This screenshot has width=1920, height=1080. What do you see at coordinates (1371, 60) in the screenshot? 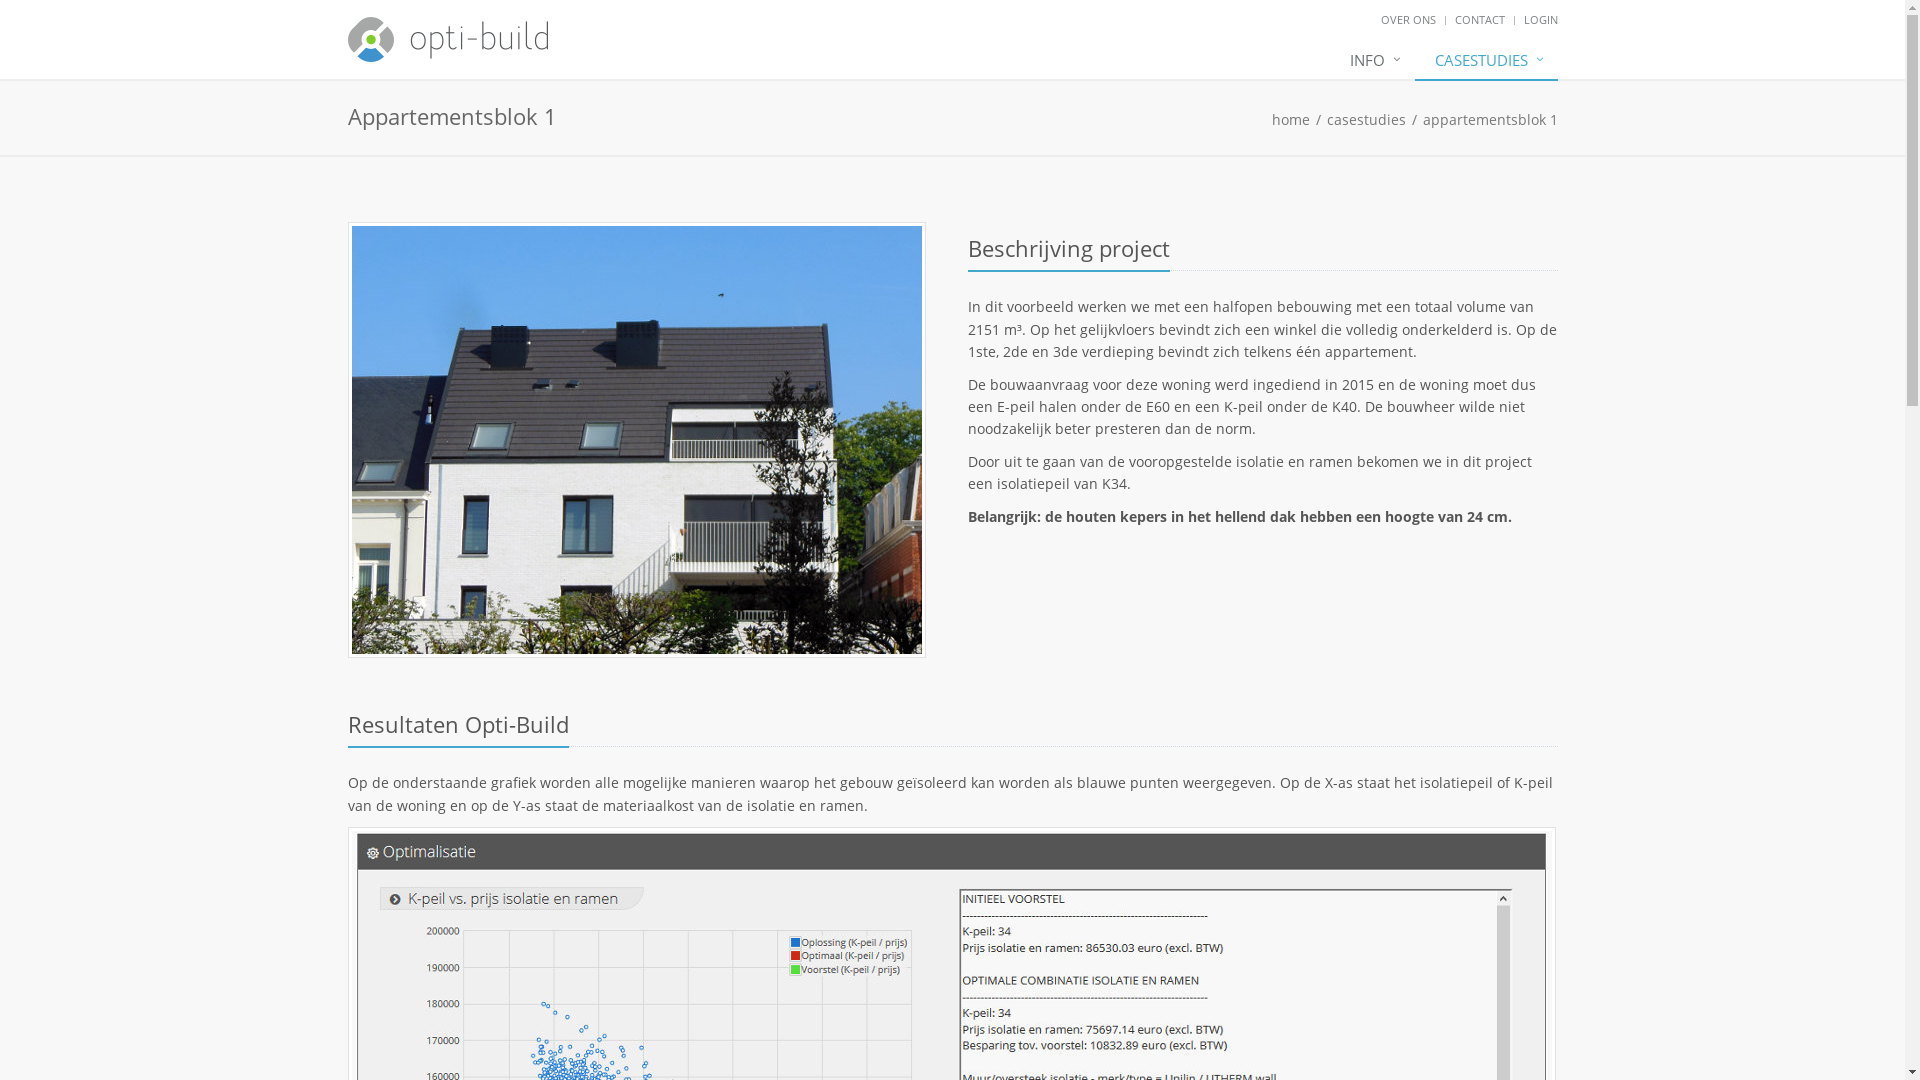
I see `'INFO'` at bounding box center [1371, 60].